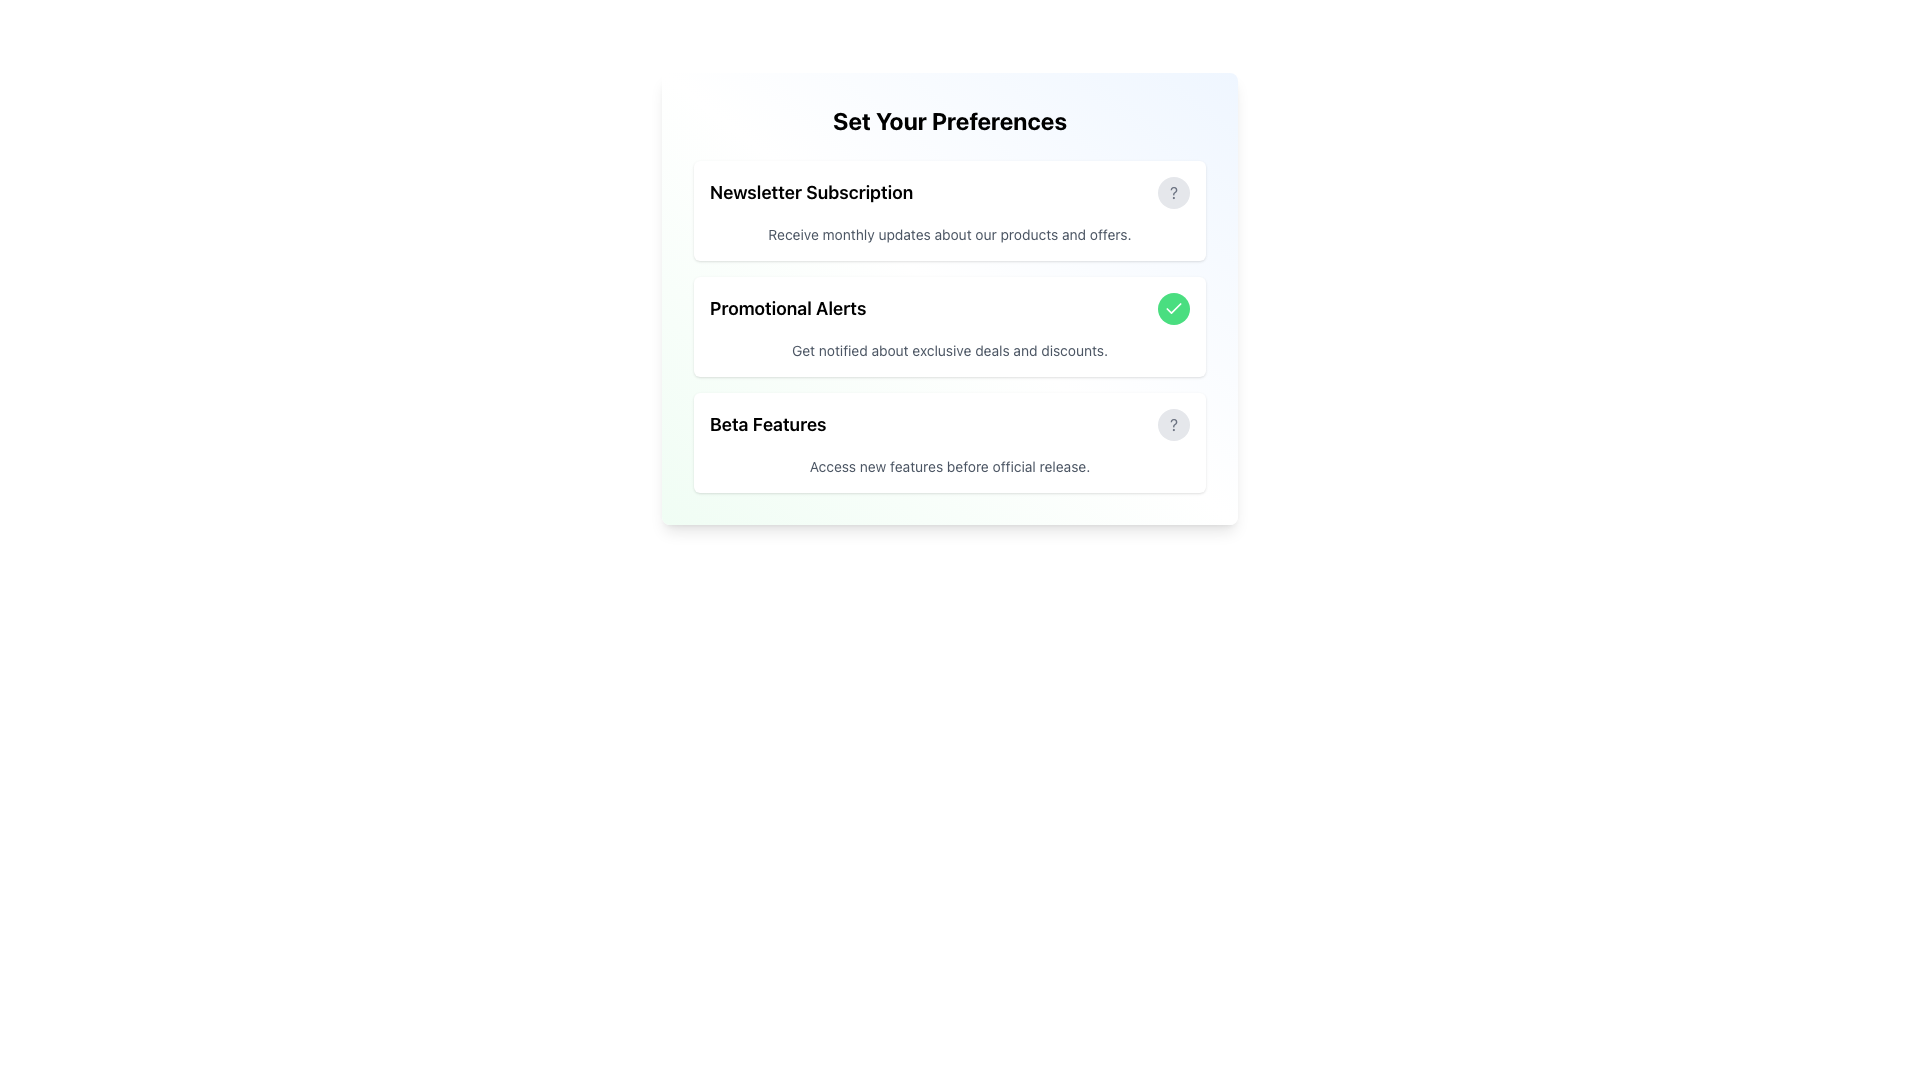 This screenshot has height=1080, width=1920. What do you see at coordinates (949, 308) in the screenshot?
I see `the green circular button with a white check mark inside the List Item labeled 'Promotional Alerts'` at bounding box center [949, 308].